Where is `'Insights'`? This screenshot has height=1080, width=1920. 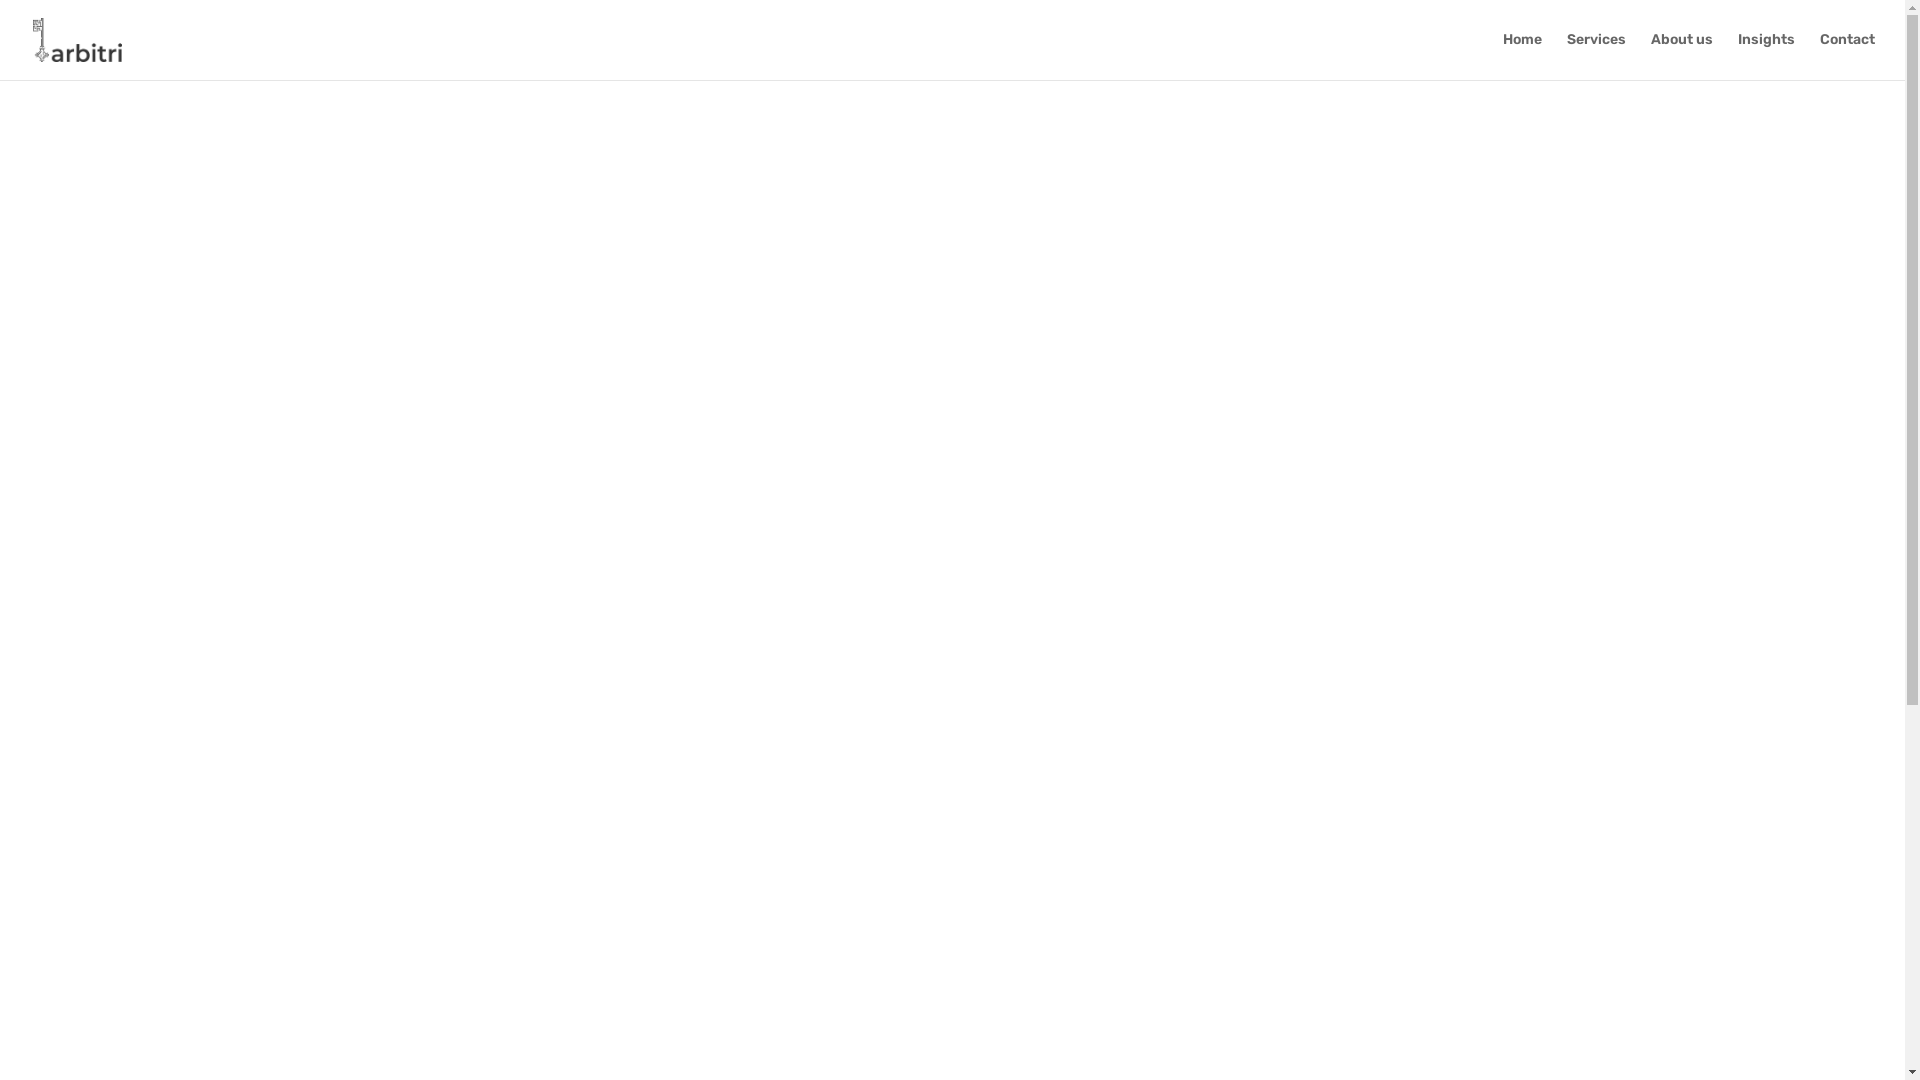 'Insights' is located at coordinates (1766, 55).